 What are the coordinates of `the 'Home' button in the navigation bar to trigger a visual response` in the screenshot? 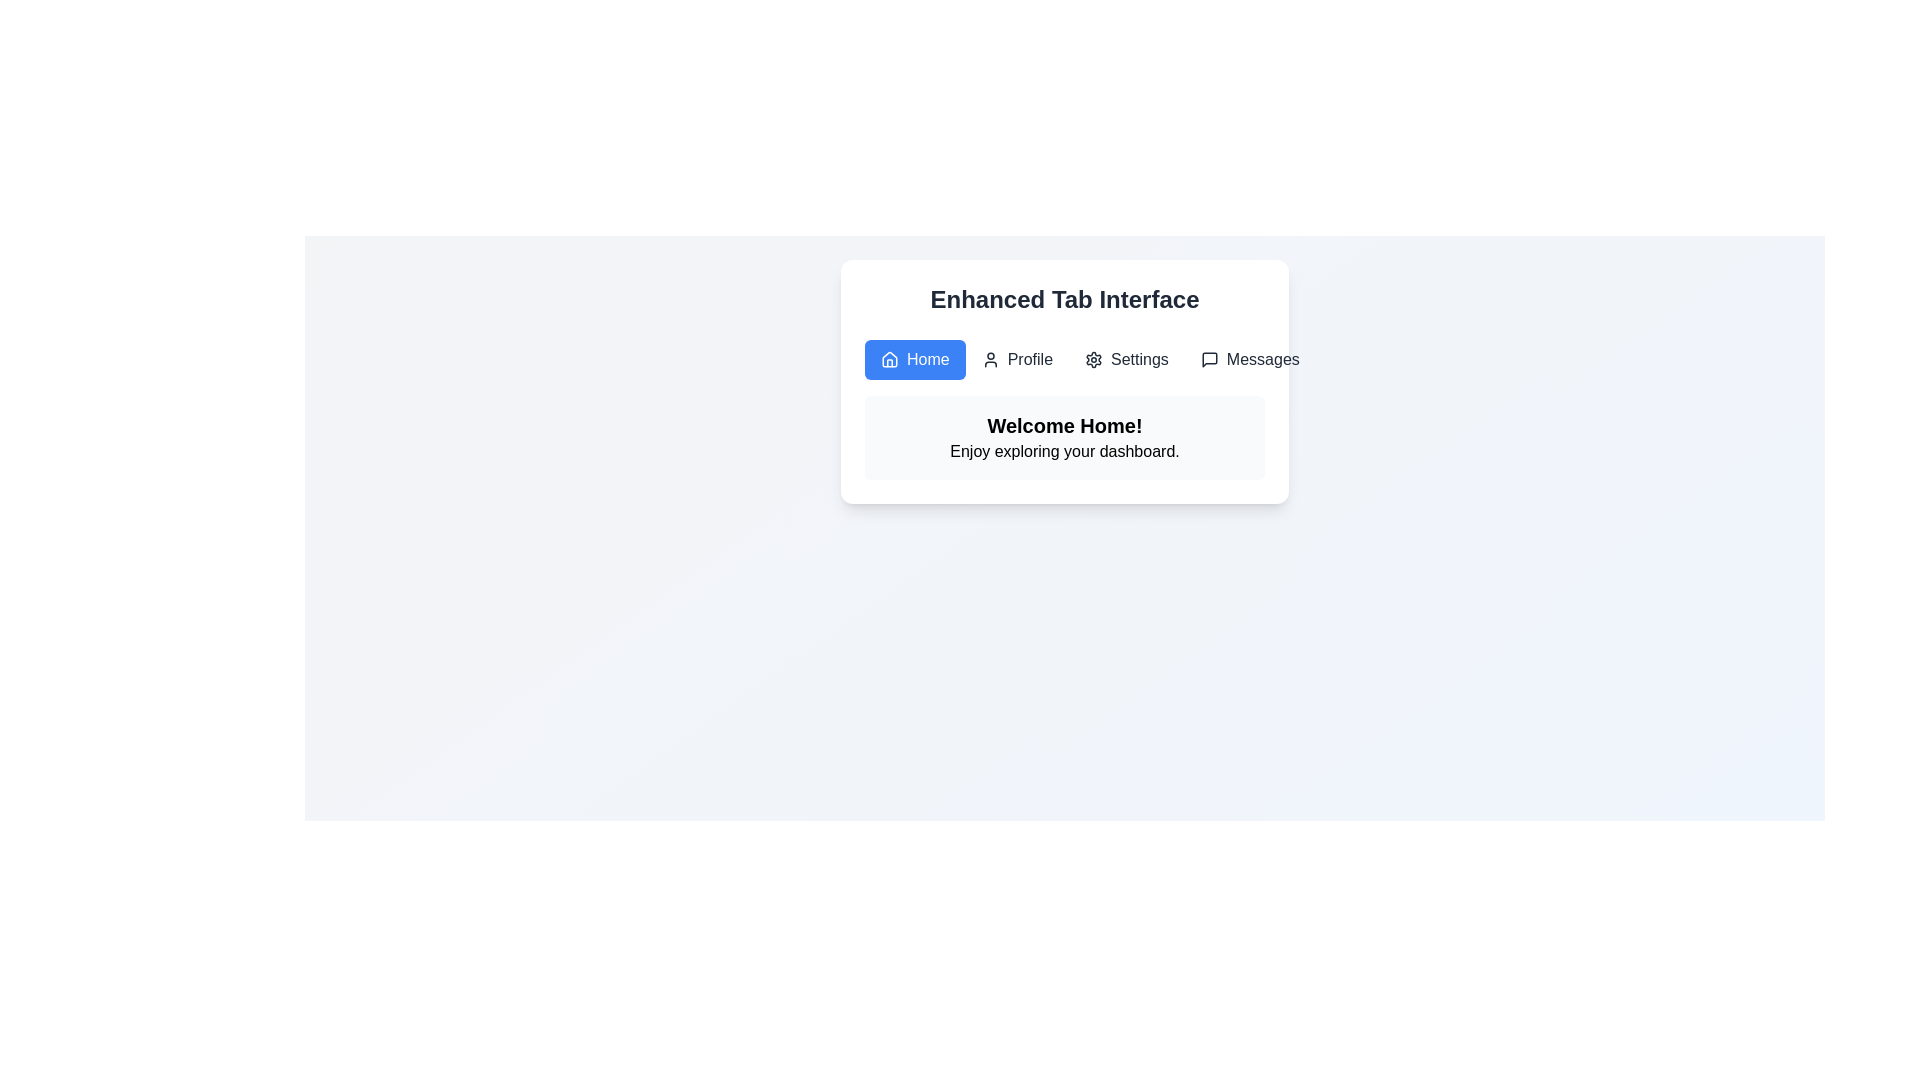 It's located at (927, 358).